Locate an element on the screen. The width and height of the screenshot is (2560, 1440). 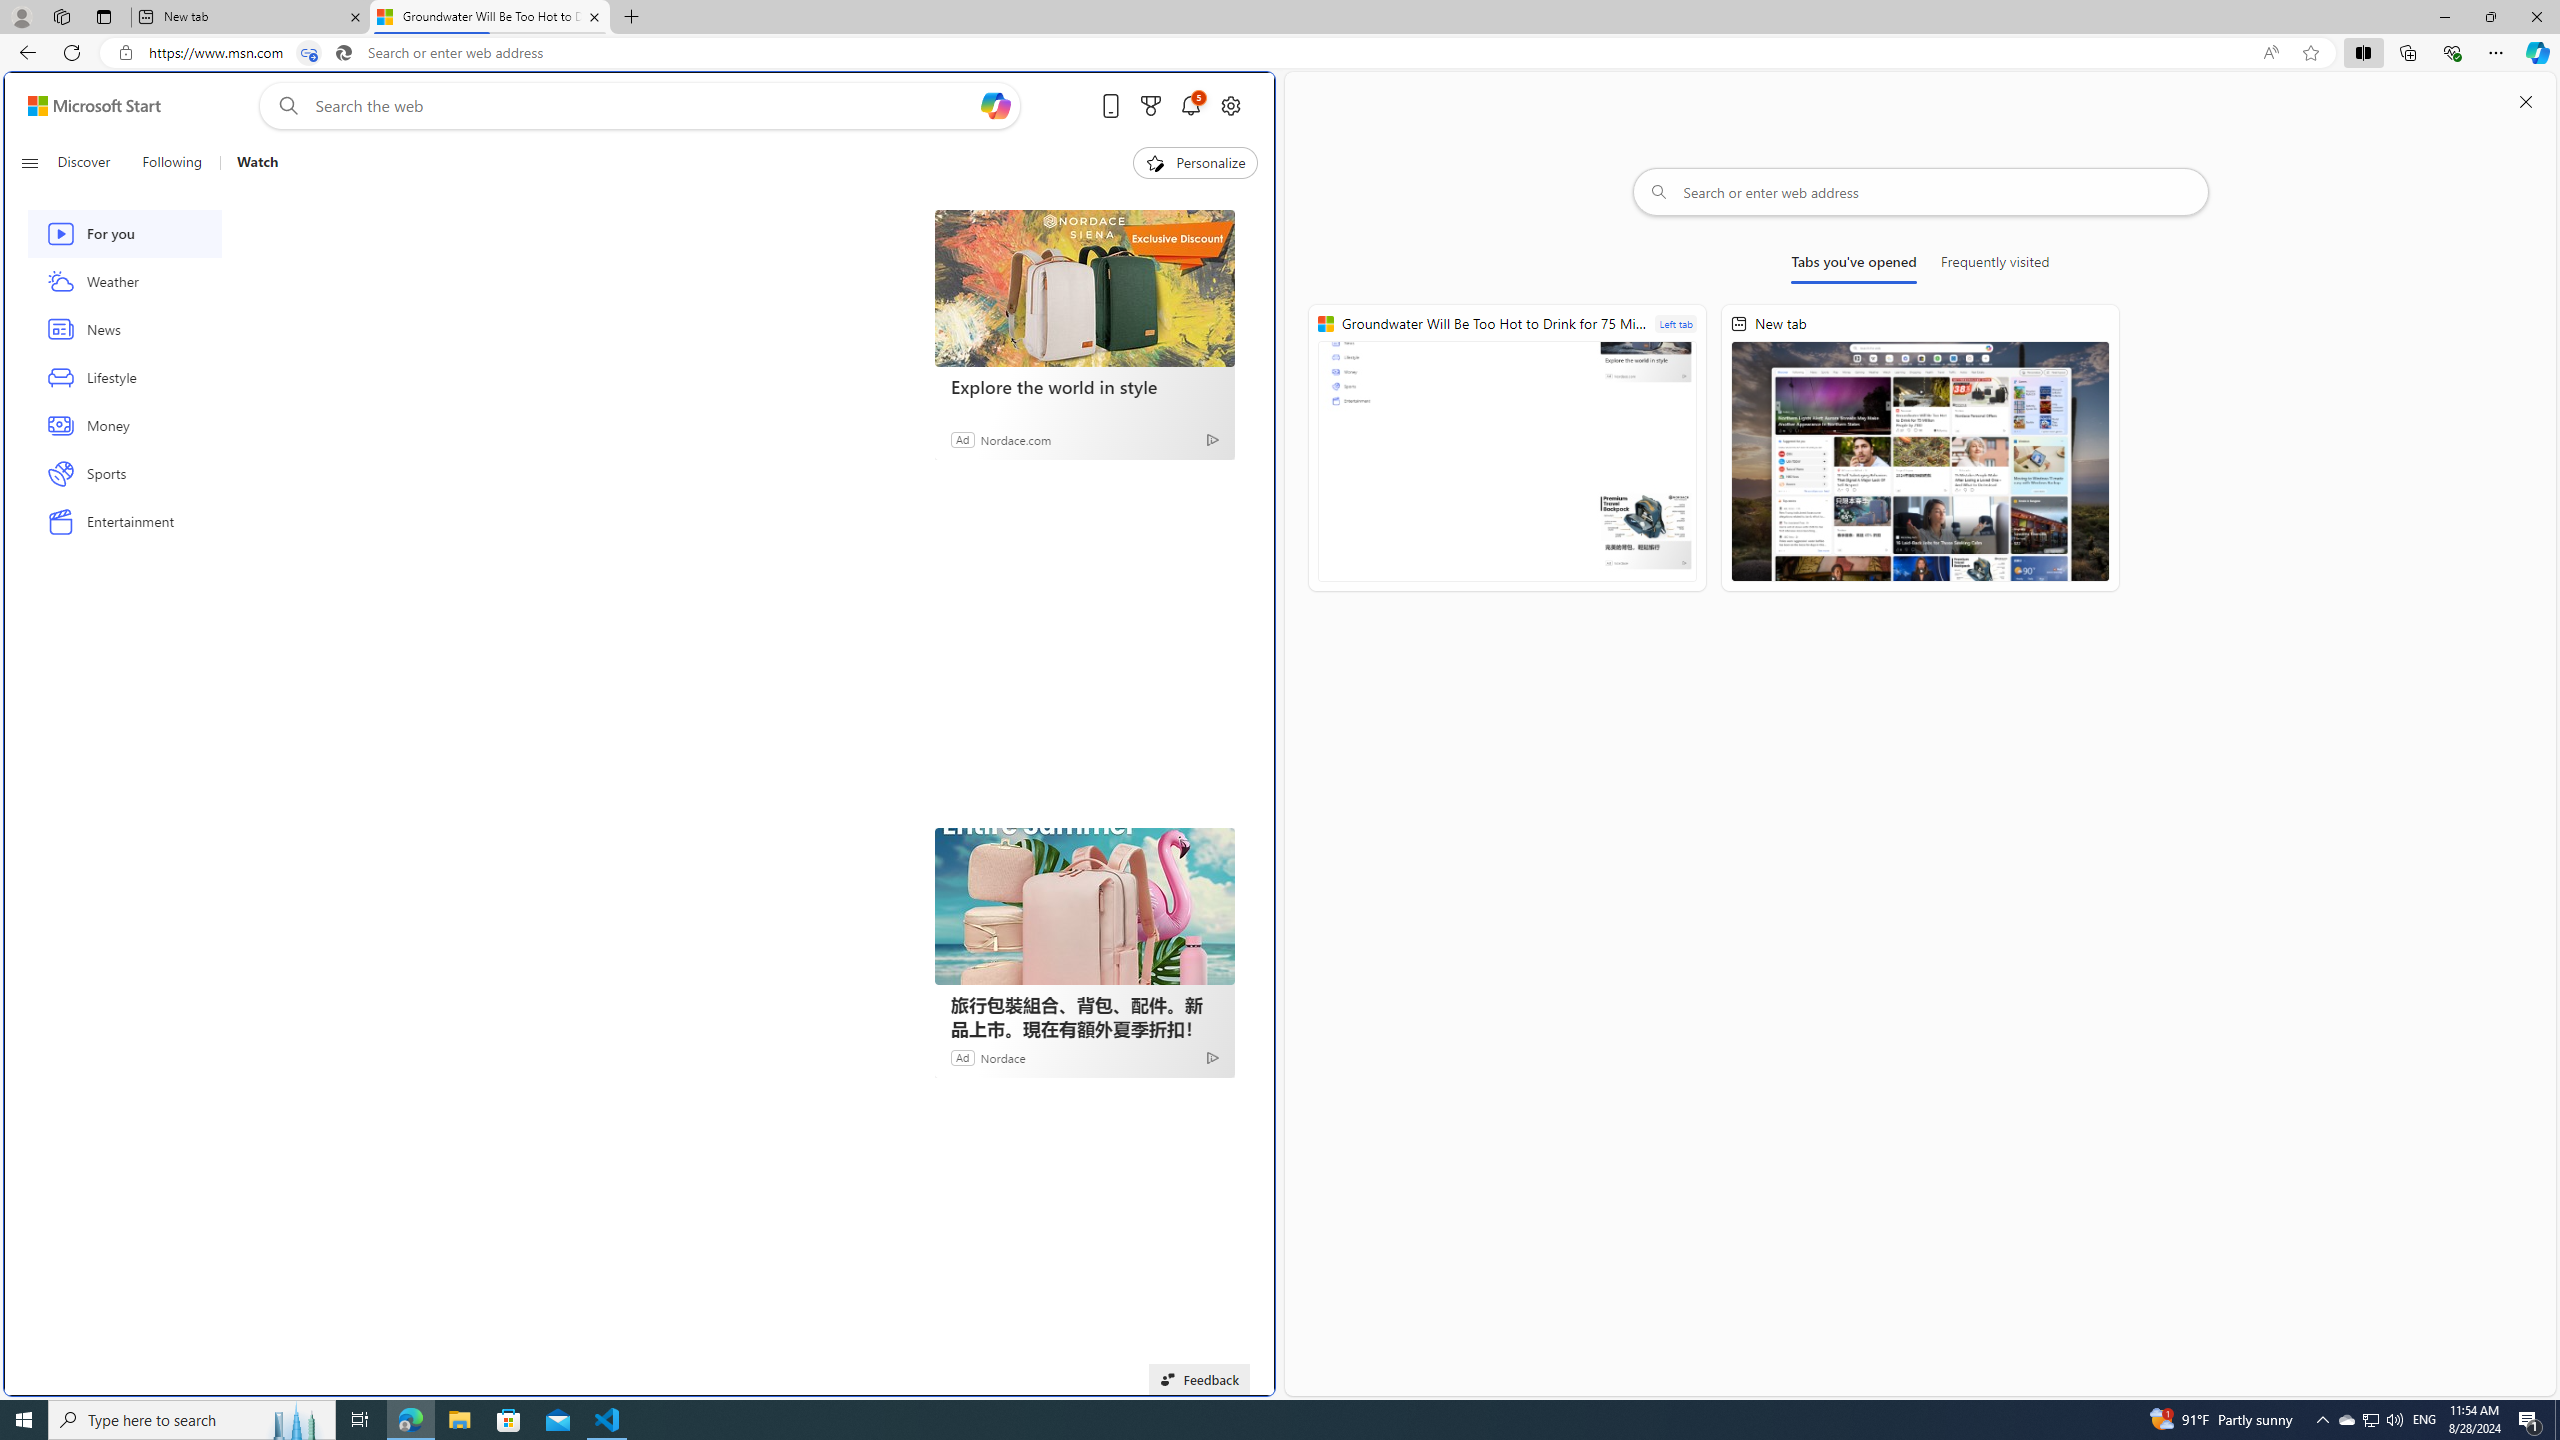
'Close split screen' is located at coordinates (2526, 100).